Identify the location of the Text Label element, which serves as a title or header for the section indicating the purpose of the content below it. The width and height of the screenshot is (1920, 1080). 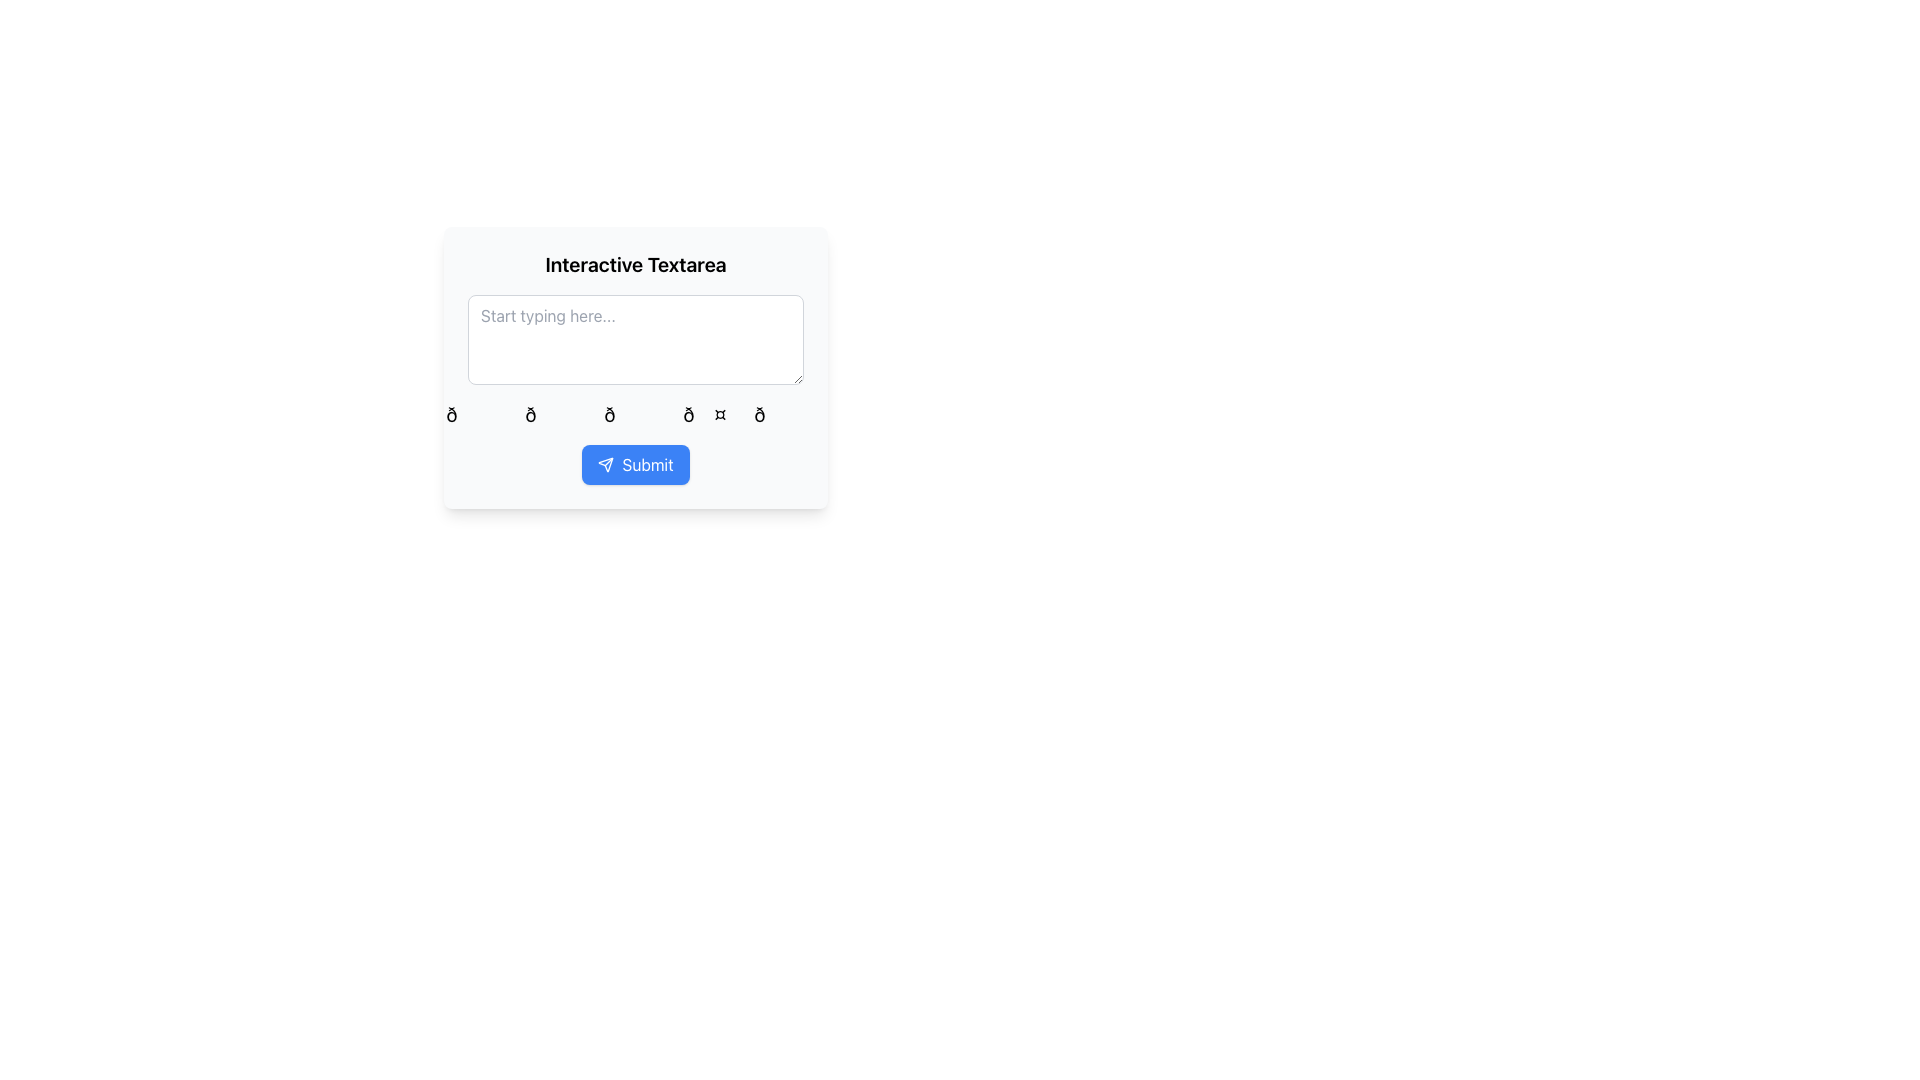
(634, 264).